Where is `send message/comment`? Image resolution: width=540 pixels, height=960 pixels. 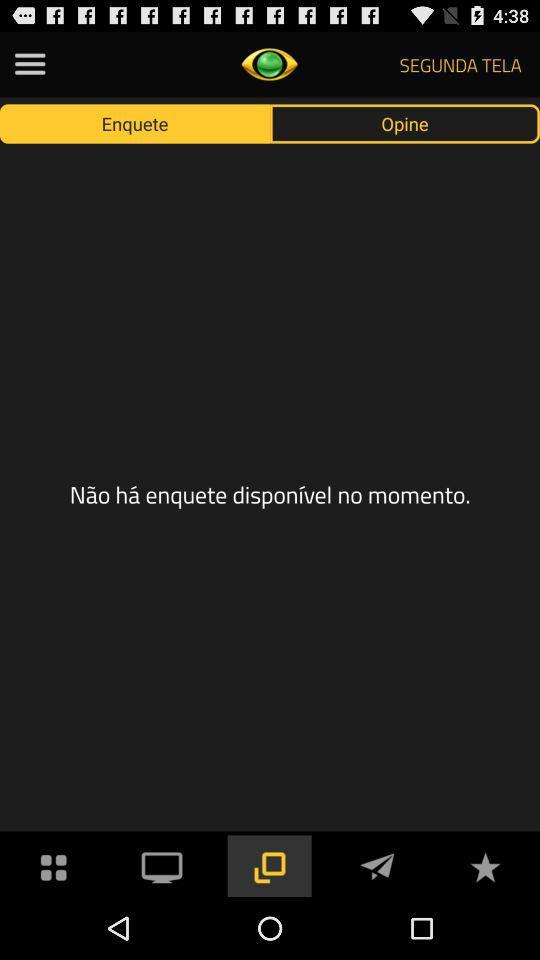 send message/comment is located at coordinates (377, 864).